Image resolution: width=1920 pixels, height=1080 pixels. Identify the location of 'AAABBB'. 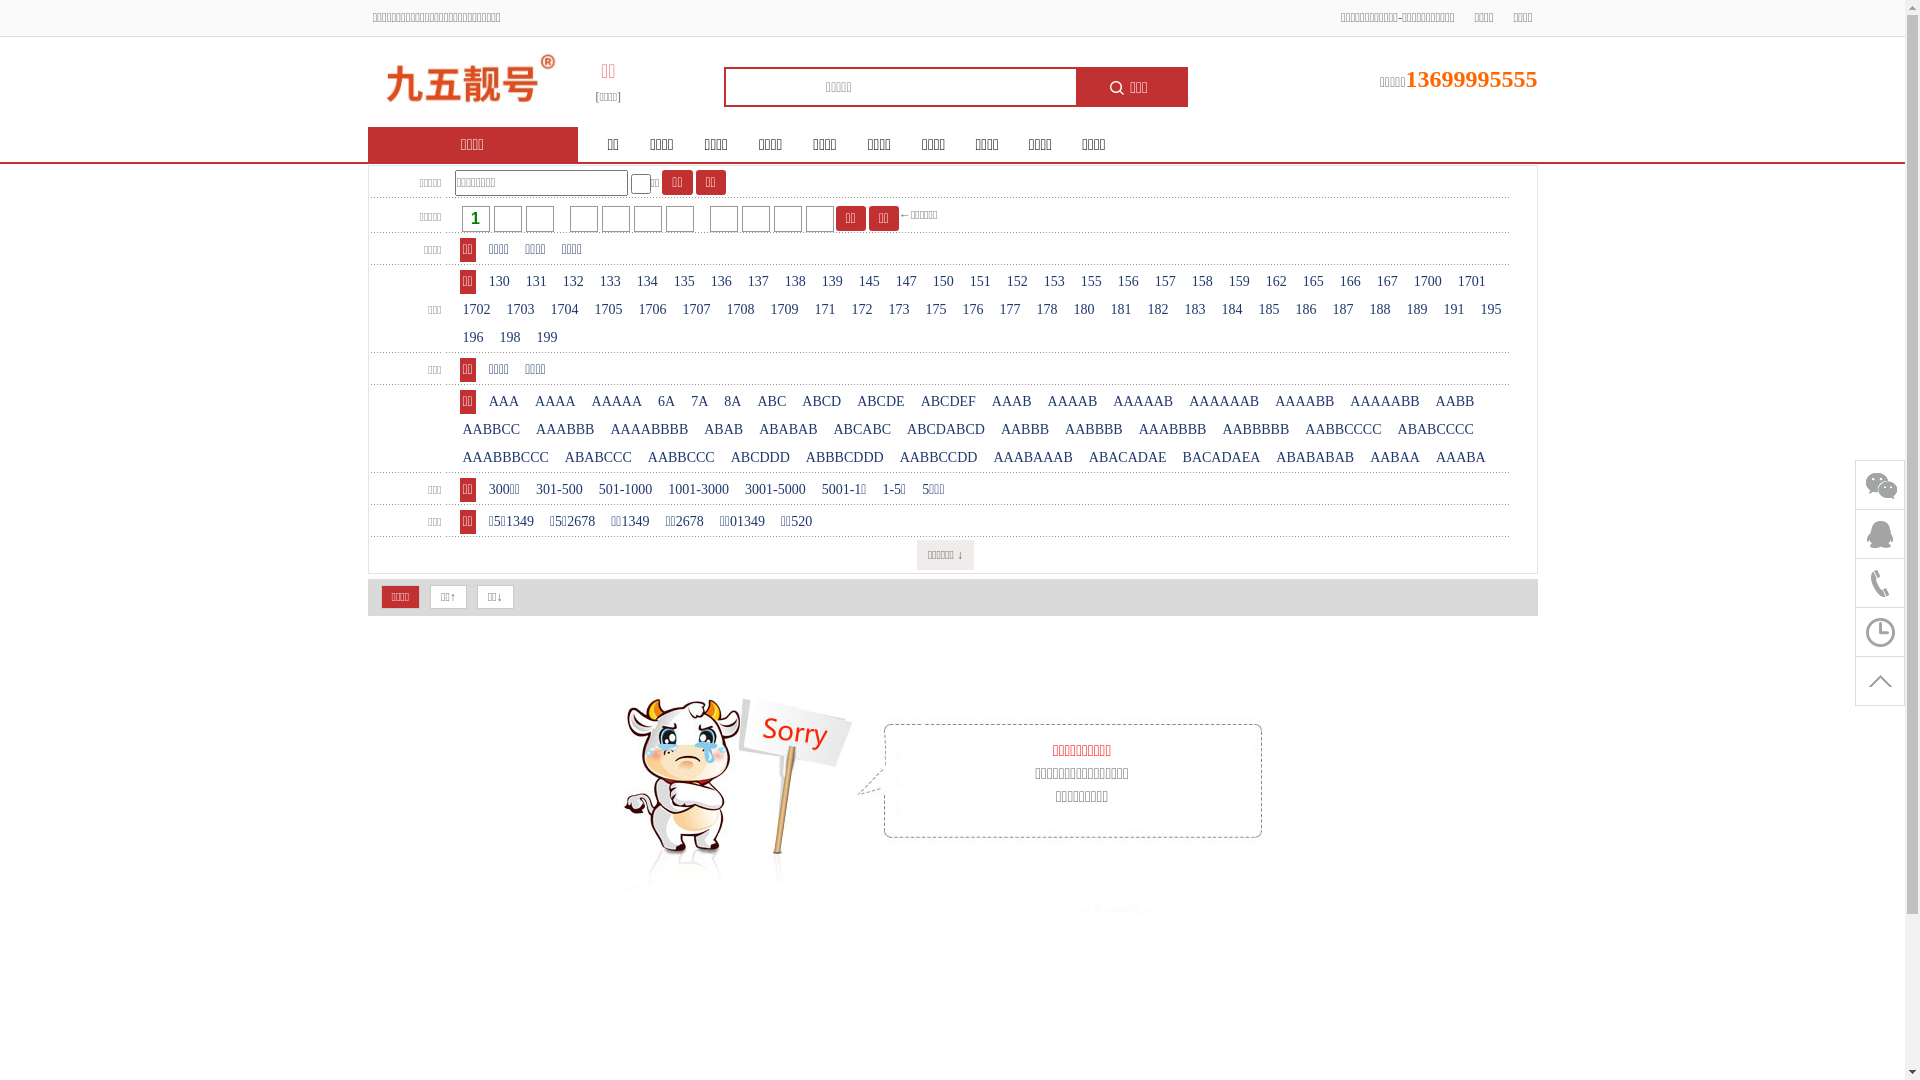
(532, 428).